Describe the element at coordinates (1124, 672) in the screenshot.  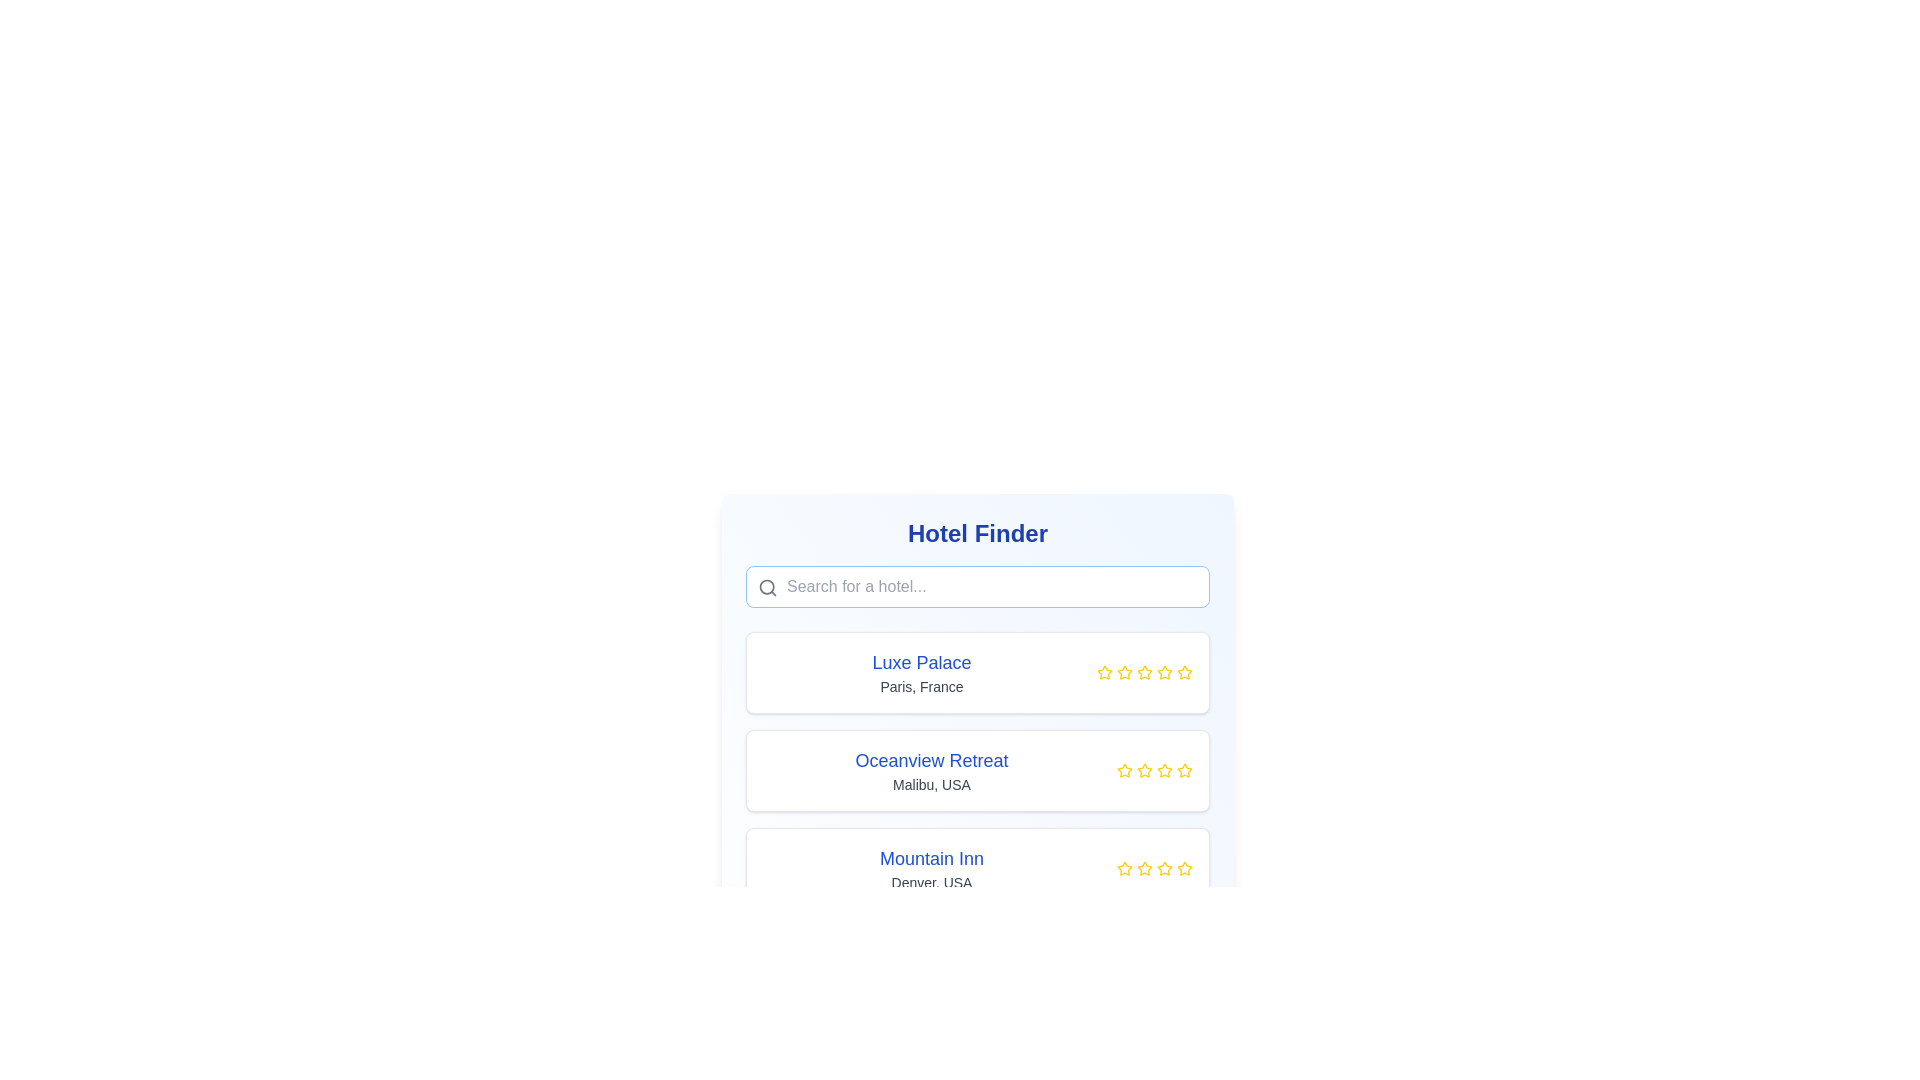
I see `the visual representation of the first yellow star icon used for rating in the 'Luxe Palace' hotel listing` at that location.